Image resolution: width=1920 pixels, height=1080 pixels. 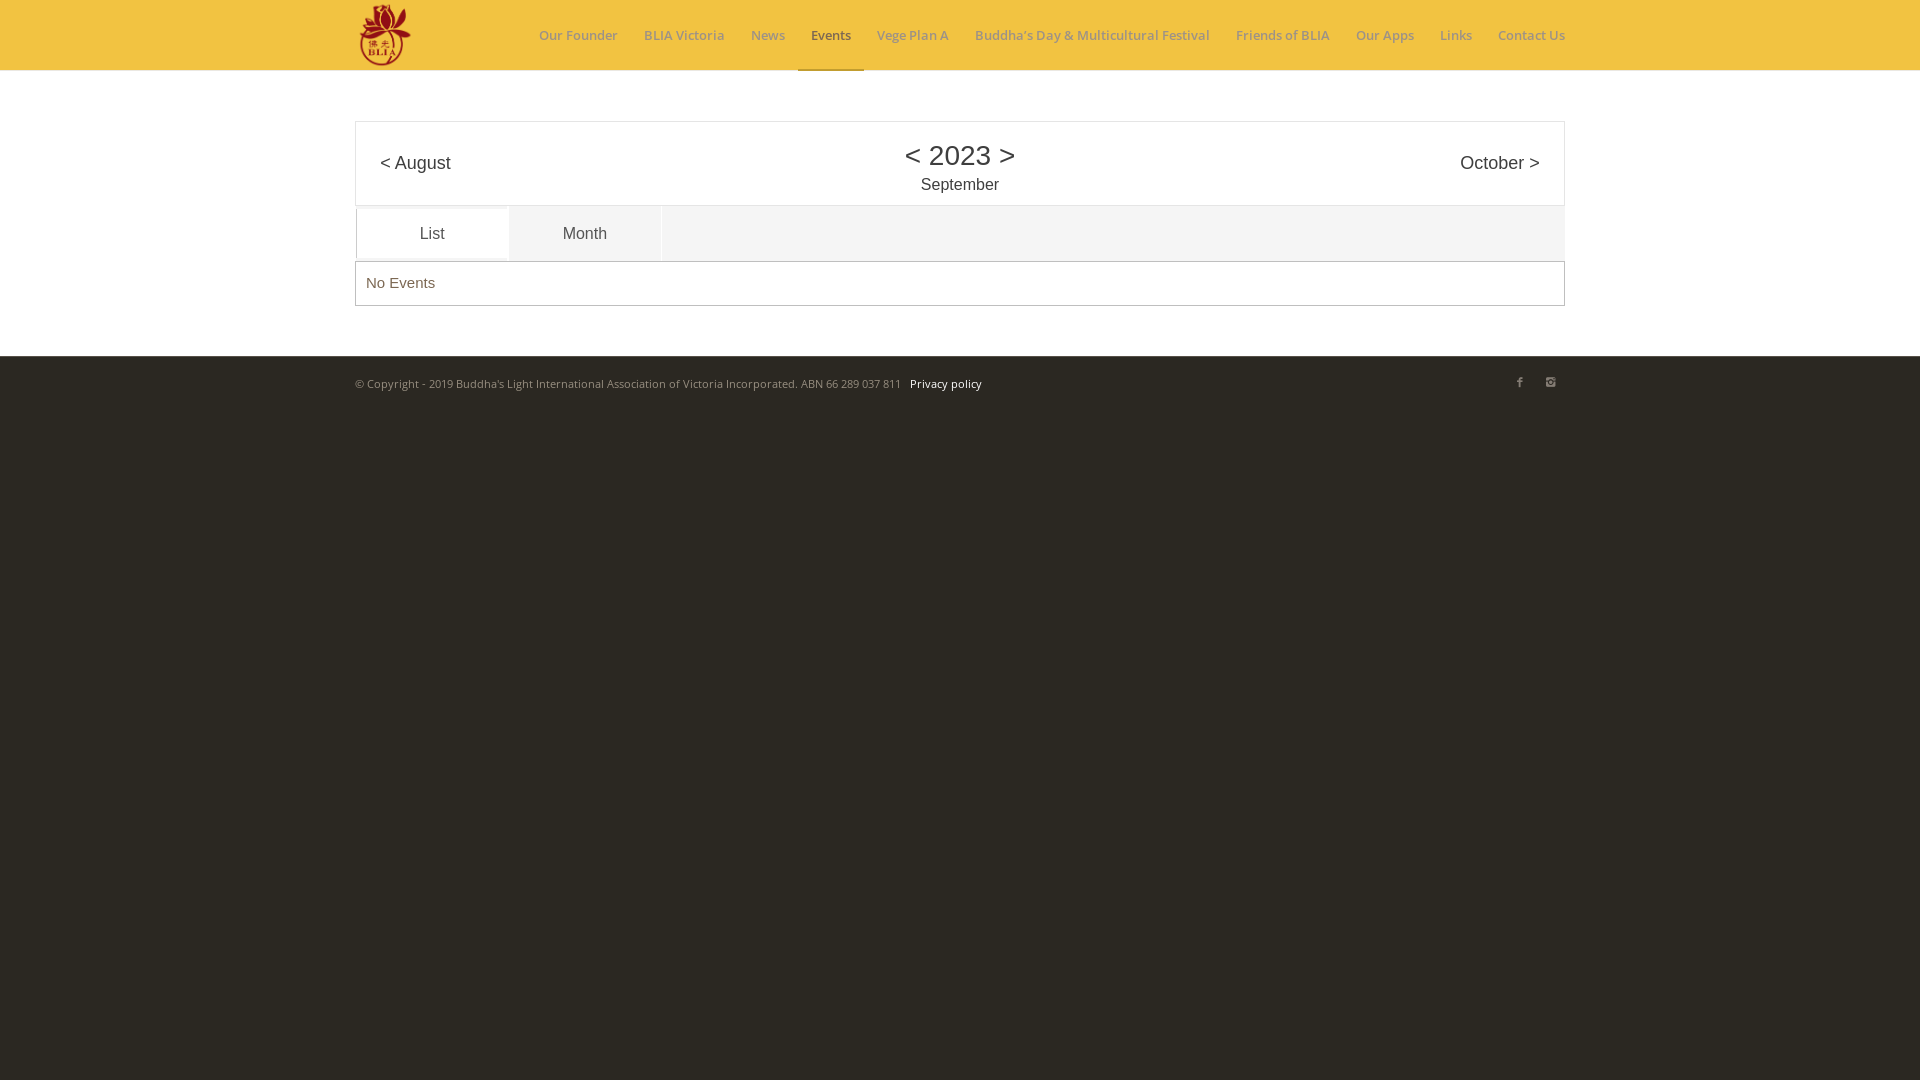 What do you see at coordinates (1520, 381) in the screenshot?
I see `'Facebook'` at bounding box center [1520, 381].